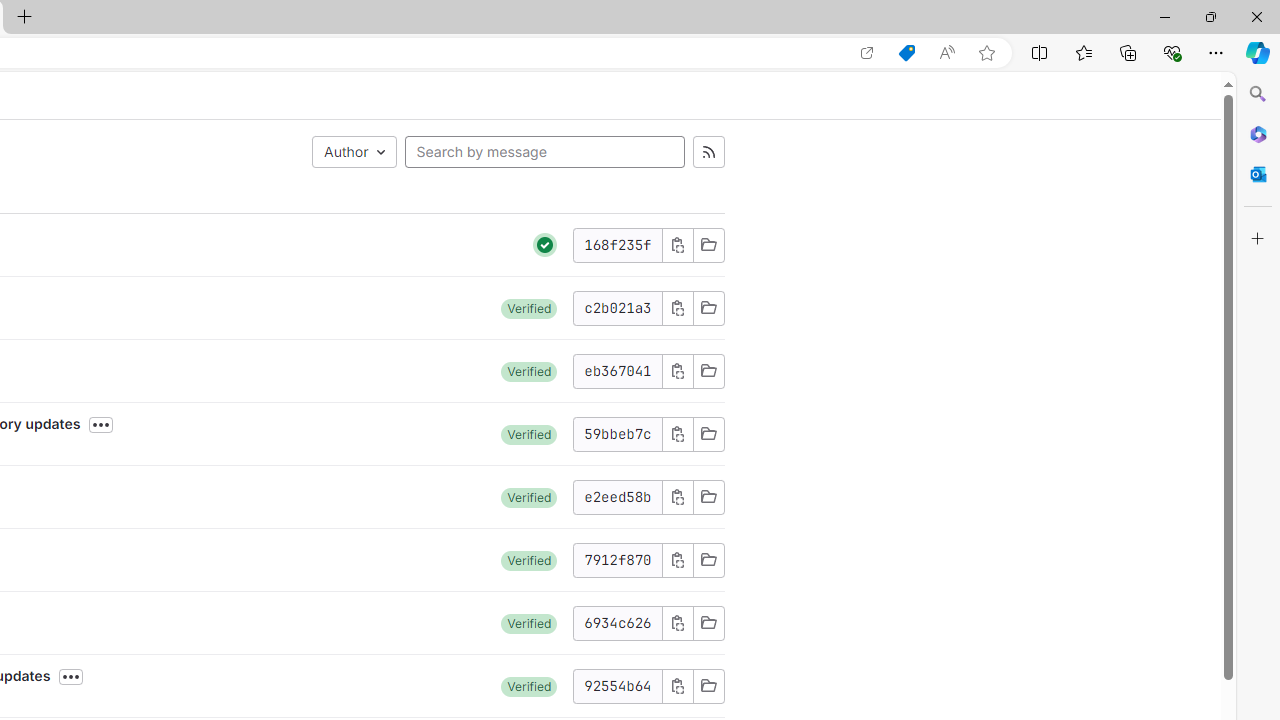 This screenshot has height=720, width=1280. What do you see at coordinates (708, 150) in the screenshot?
I see `'Commits feed'` at bounding box center [708, 150].